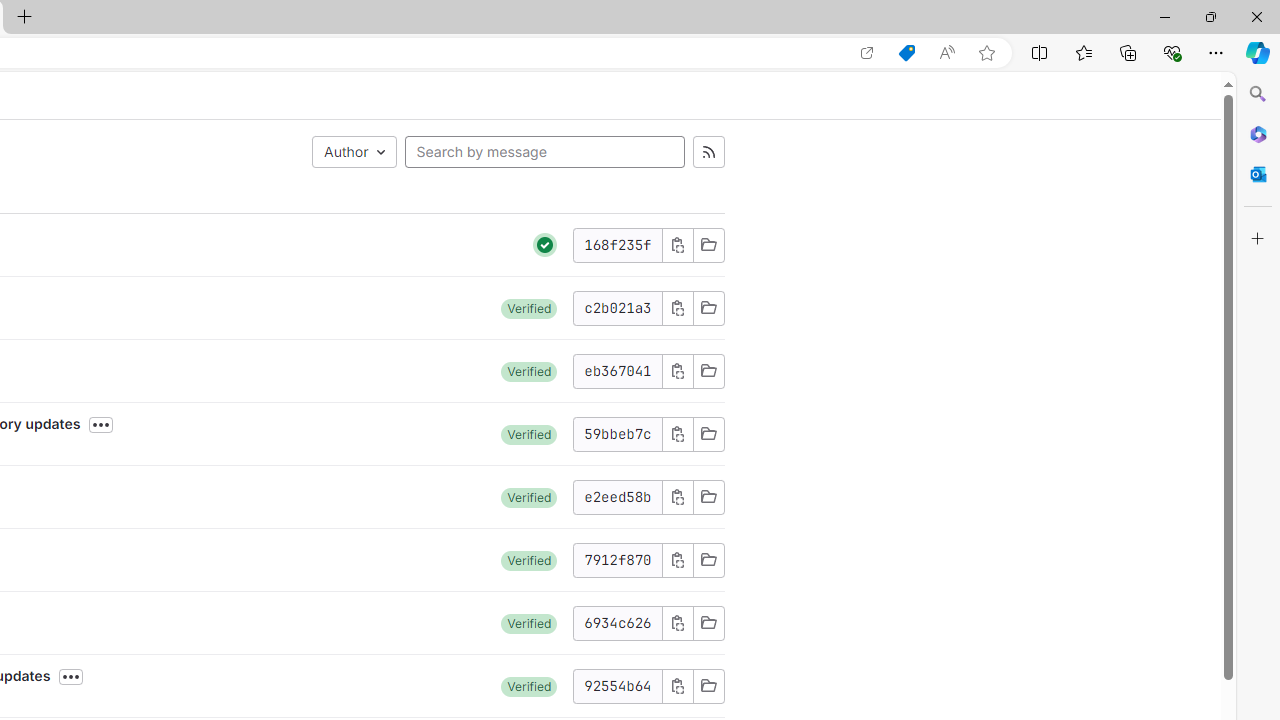 This screenshot has height=720, width=1280. What do you see at coordinates (708, 150) in the screenshot?
I see `'Commits feed'` at bounding box center [708, 150].